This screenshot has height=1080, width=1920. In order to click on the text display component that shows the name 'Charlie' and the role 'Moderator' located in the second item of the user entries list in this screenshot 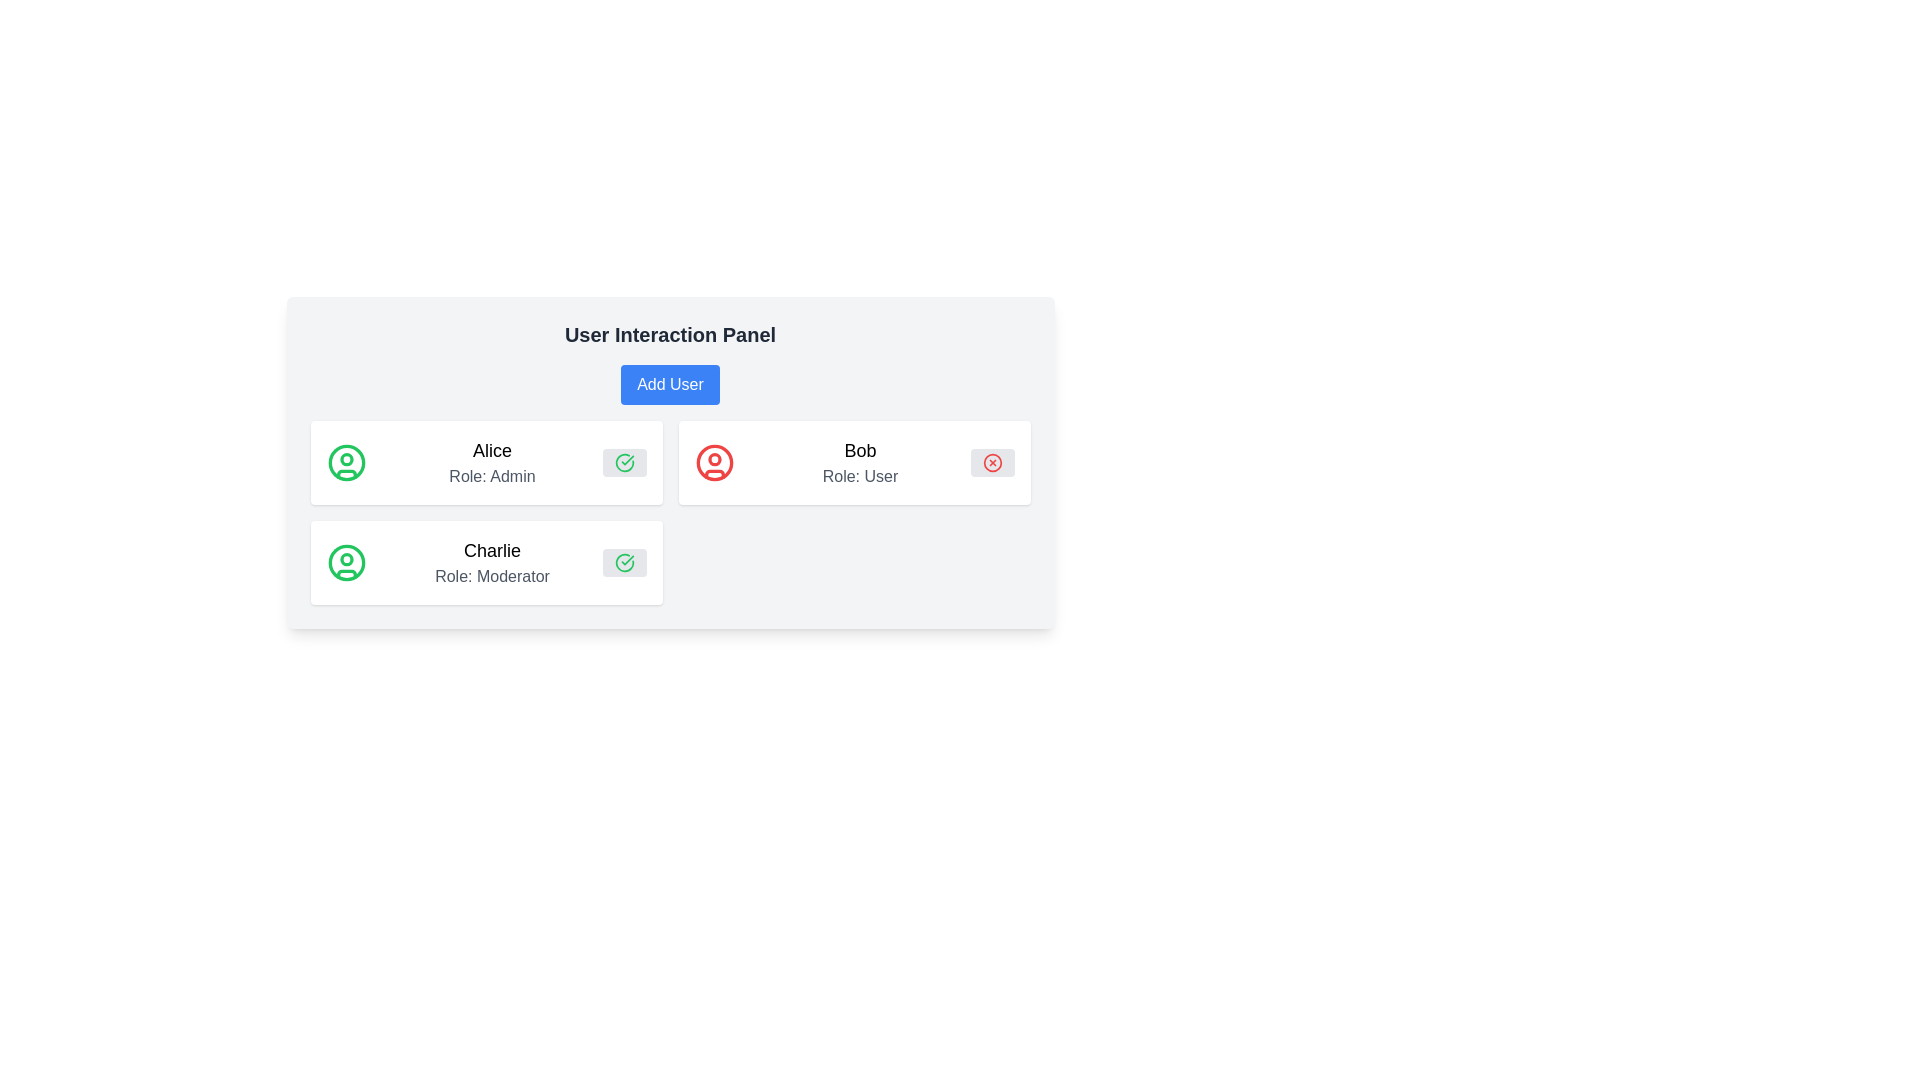, I will do `click(492, 563)`.